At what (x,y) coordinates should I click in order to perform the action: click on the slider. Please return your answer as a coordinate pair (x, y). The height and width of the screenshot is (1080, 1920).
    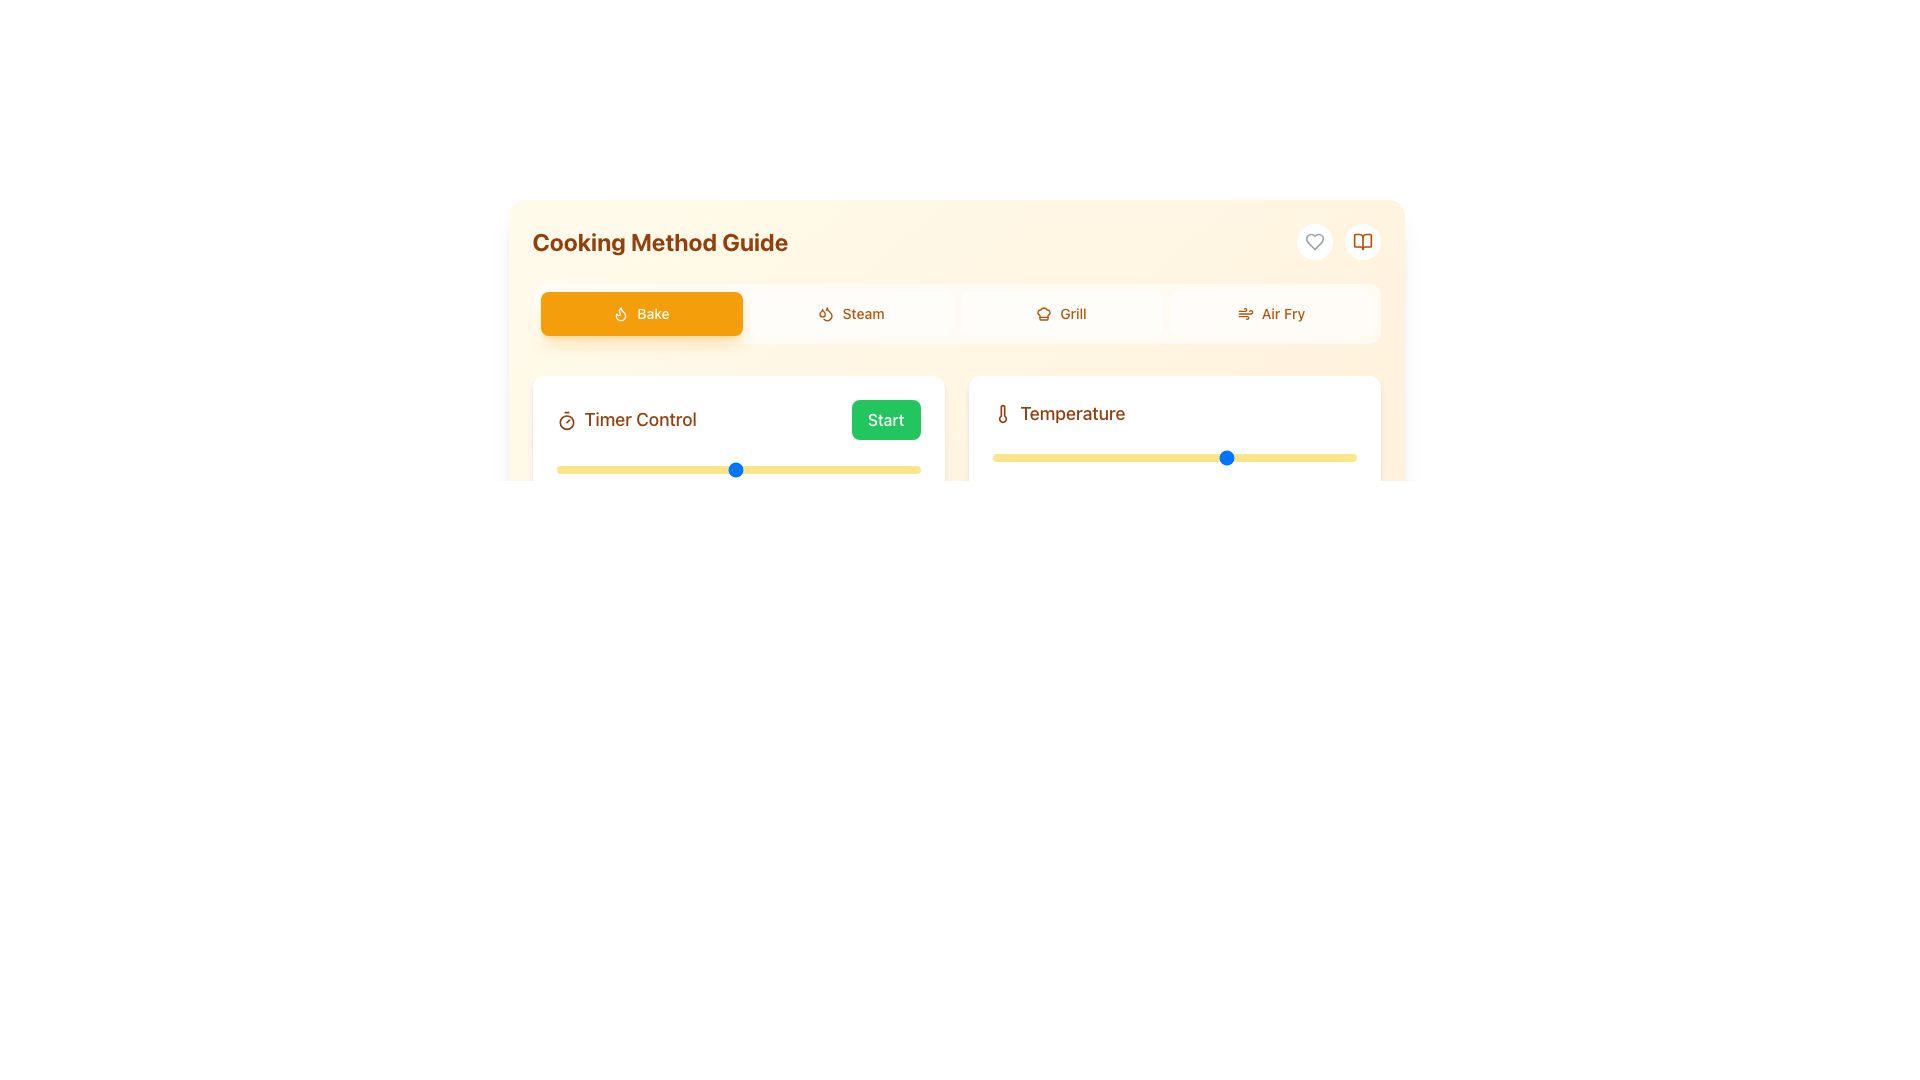
    Looking at the image, I should click on (1027, 458).